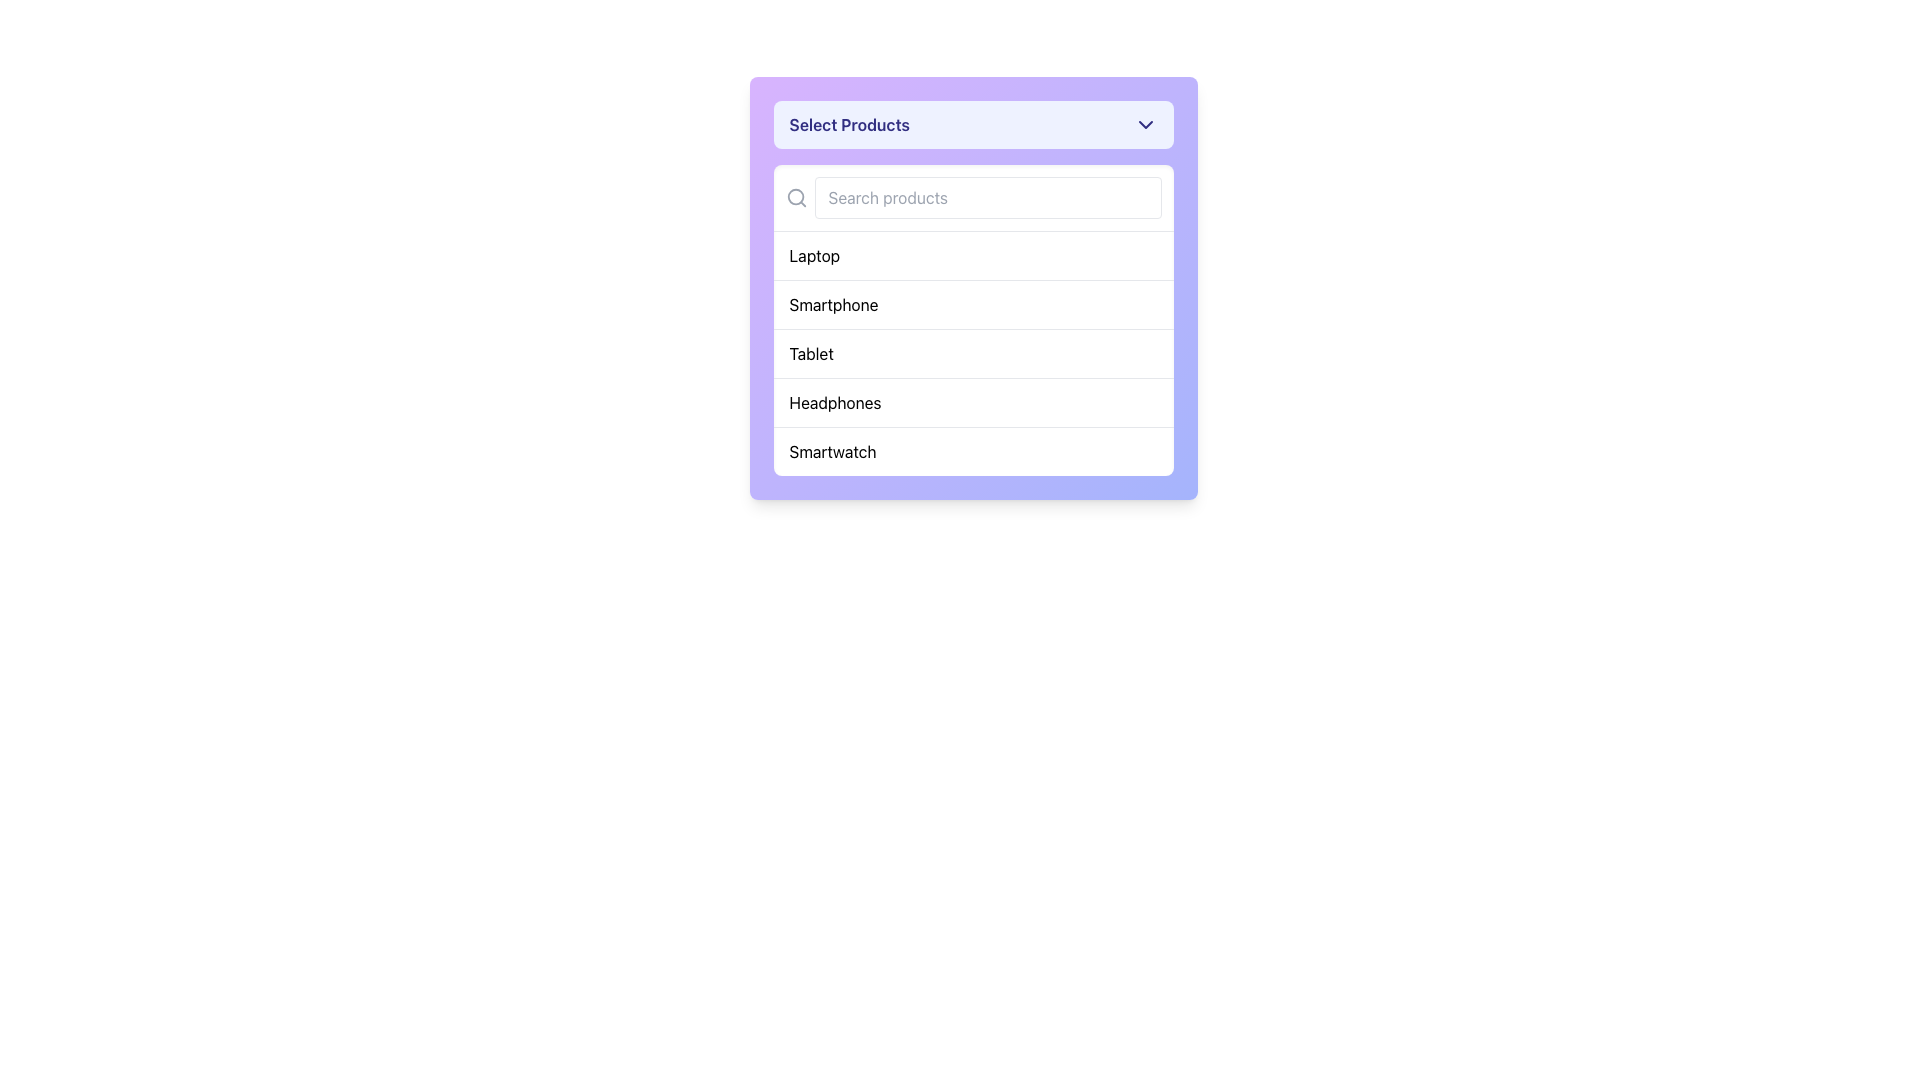 The image size is (1920, 1080). Describe the element at coordinates (1145, 124) in the screenshot. I see `the small downward-facing chevron icon, which has a dark indigo color and is located at the top-right of the 'Select Products' button` at that location.